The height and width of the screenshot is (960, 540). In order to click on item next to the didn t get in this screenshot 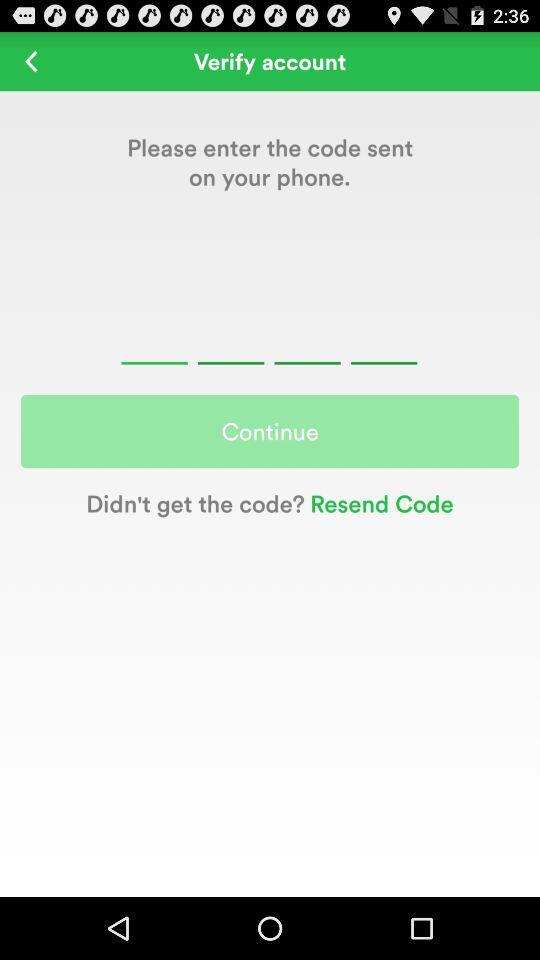, I will do `click(379, 502)`.